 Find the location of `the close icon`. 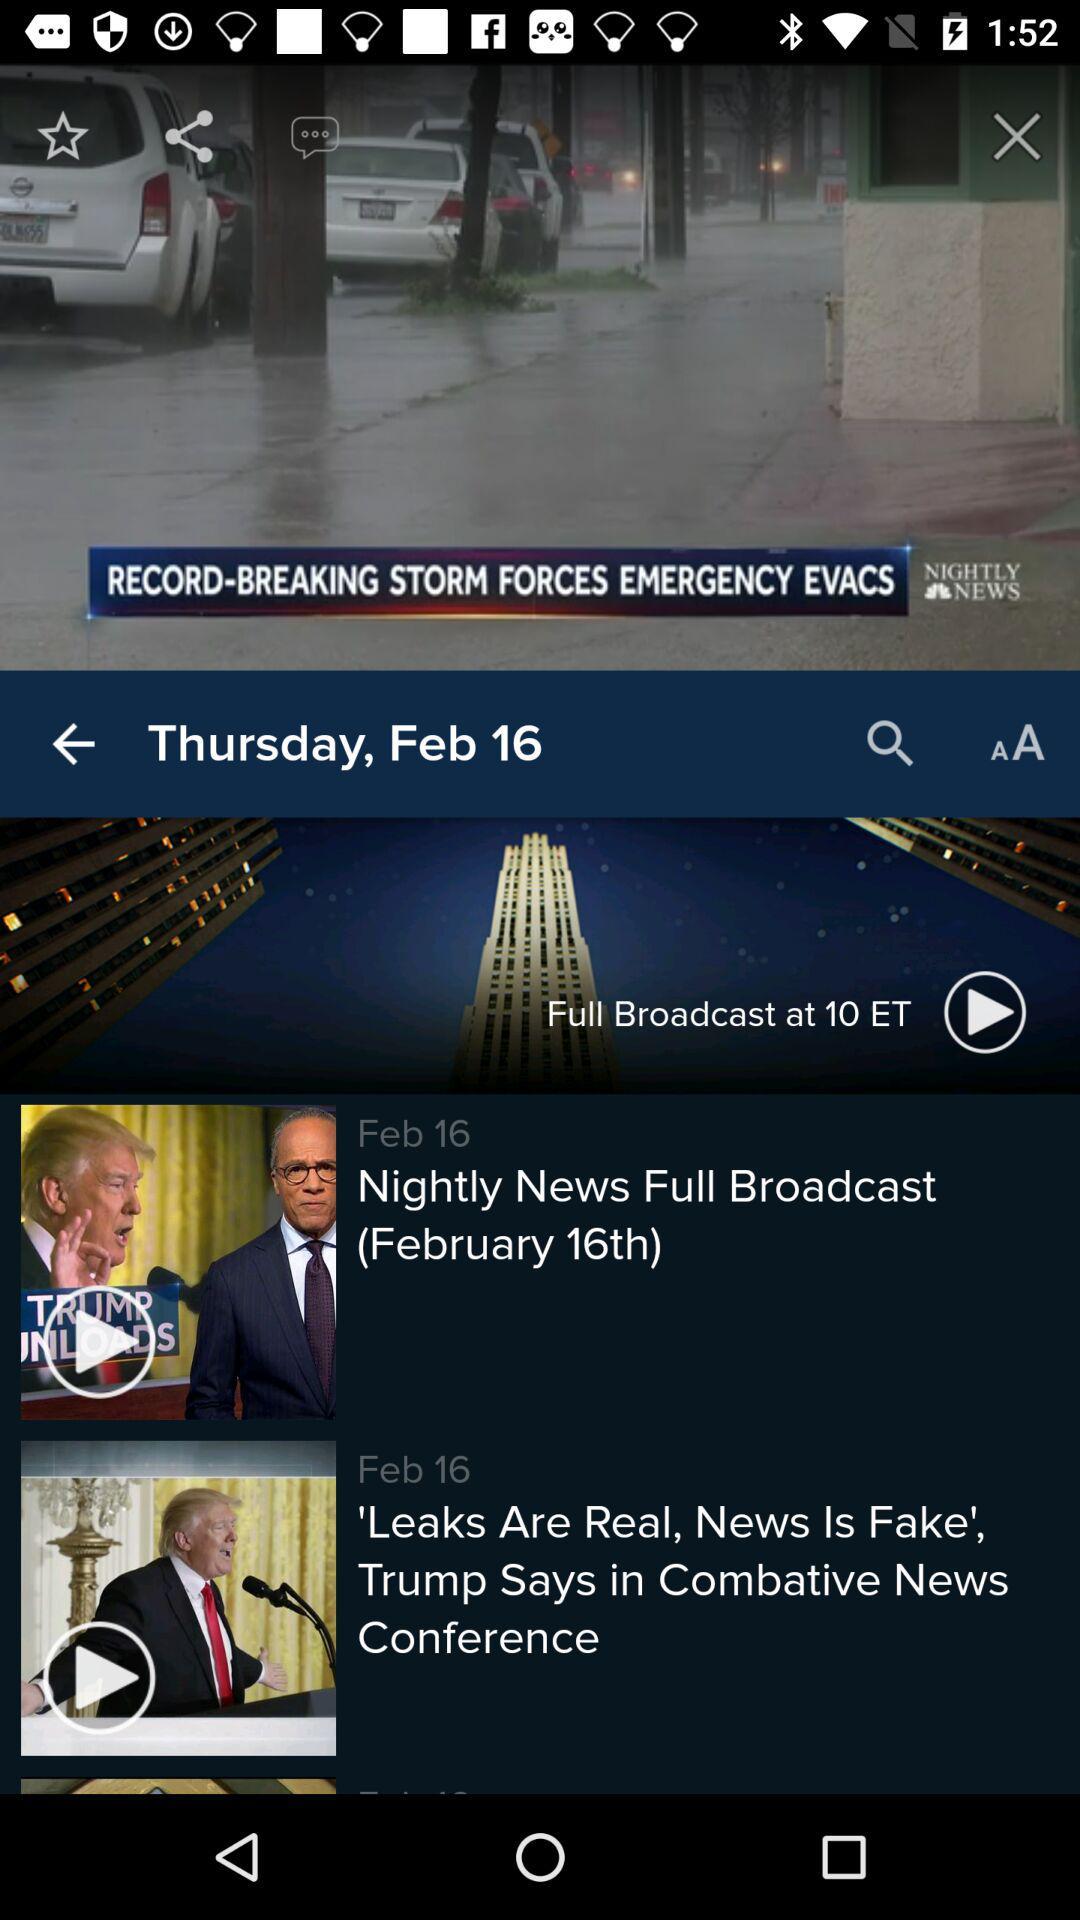

the close icon is located at coordinates (1017, 135).